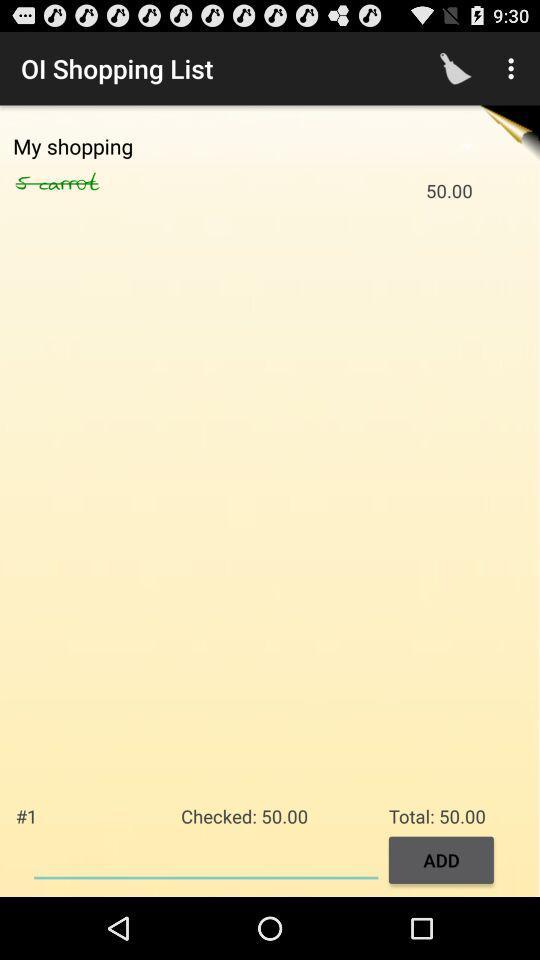 This screenshot has height=960, width=540. What do you see at coordinates (455, 68) in the screenshot?
I see `the icon above my shopping item` at bounding box center [455, 68].